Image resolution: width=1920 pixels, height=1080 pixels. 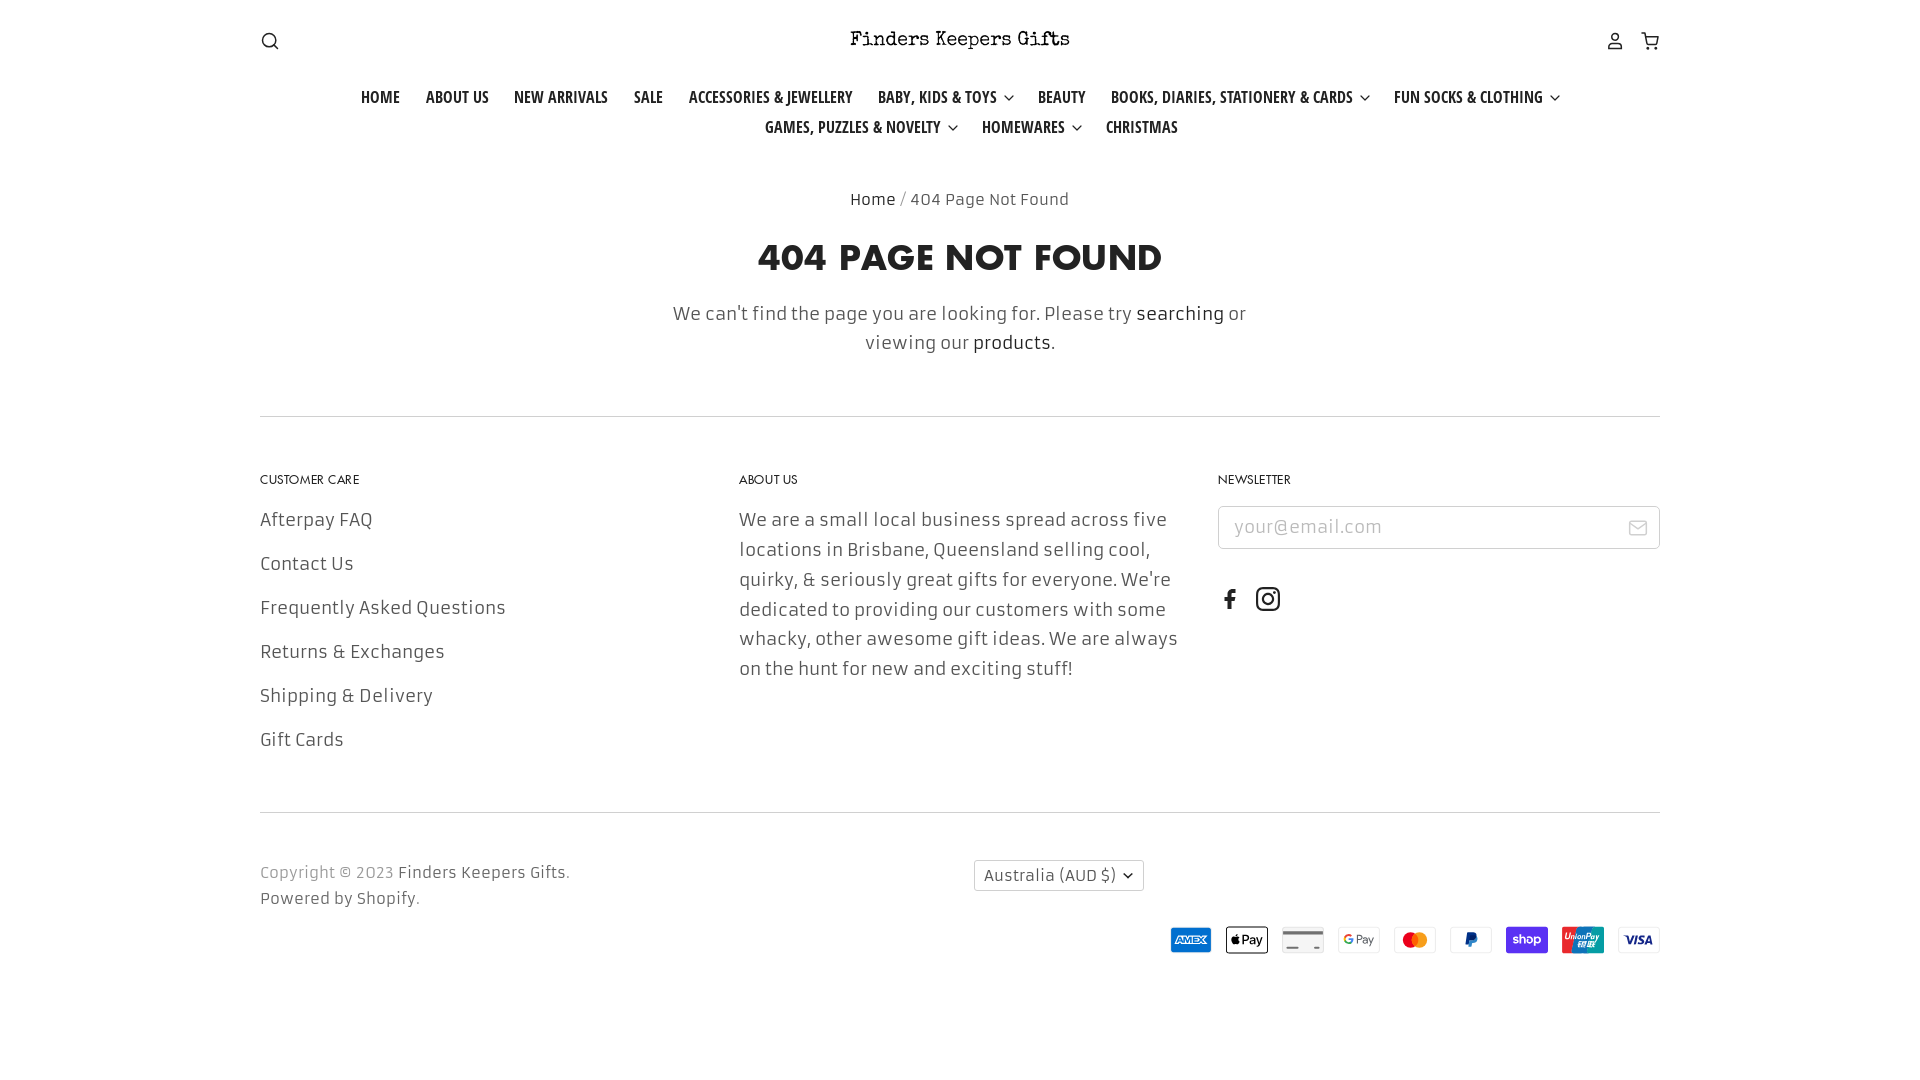 I want to click on 'Contact Us', so click(x=306, y=563).